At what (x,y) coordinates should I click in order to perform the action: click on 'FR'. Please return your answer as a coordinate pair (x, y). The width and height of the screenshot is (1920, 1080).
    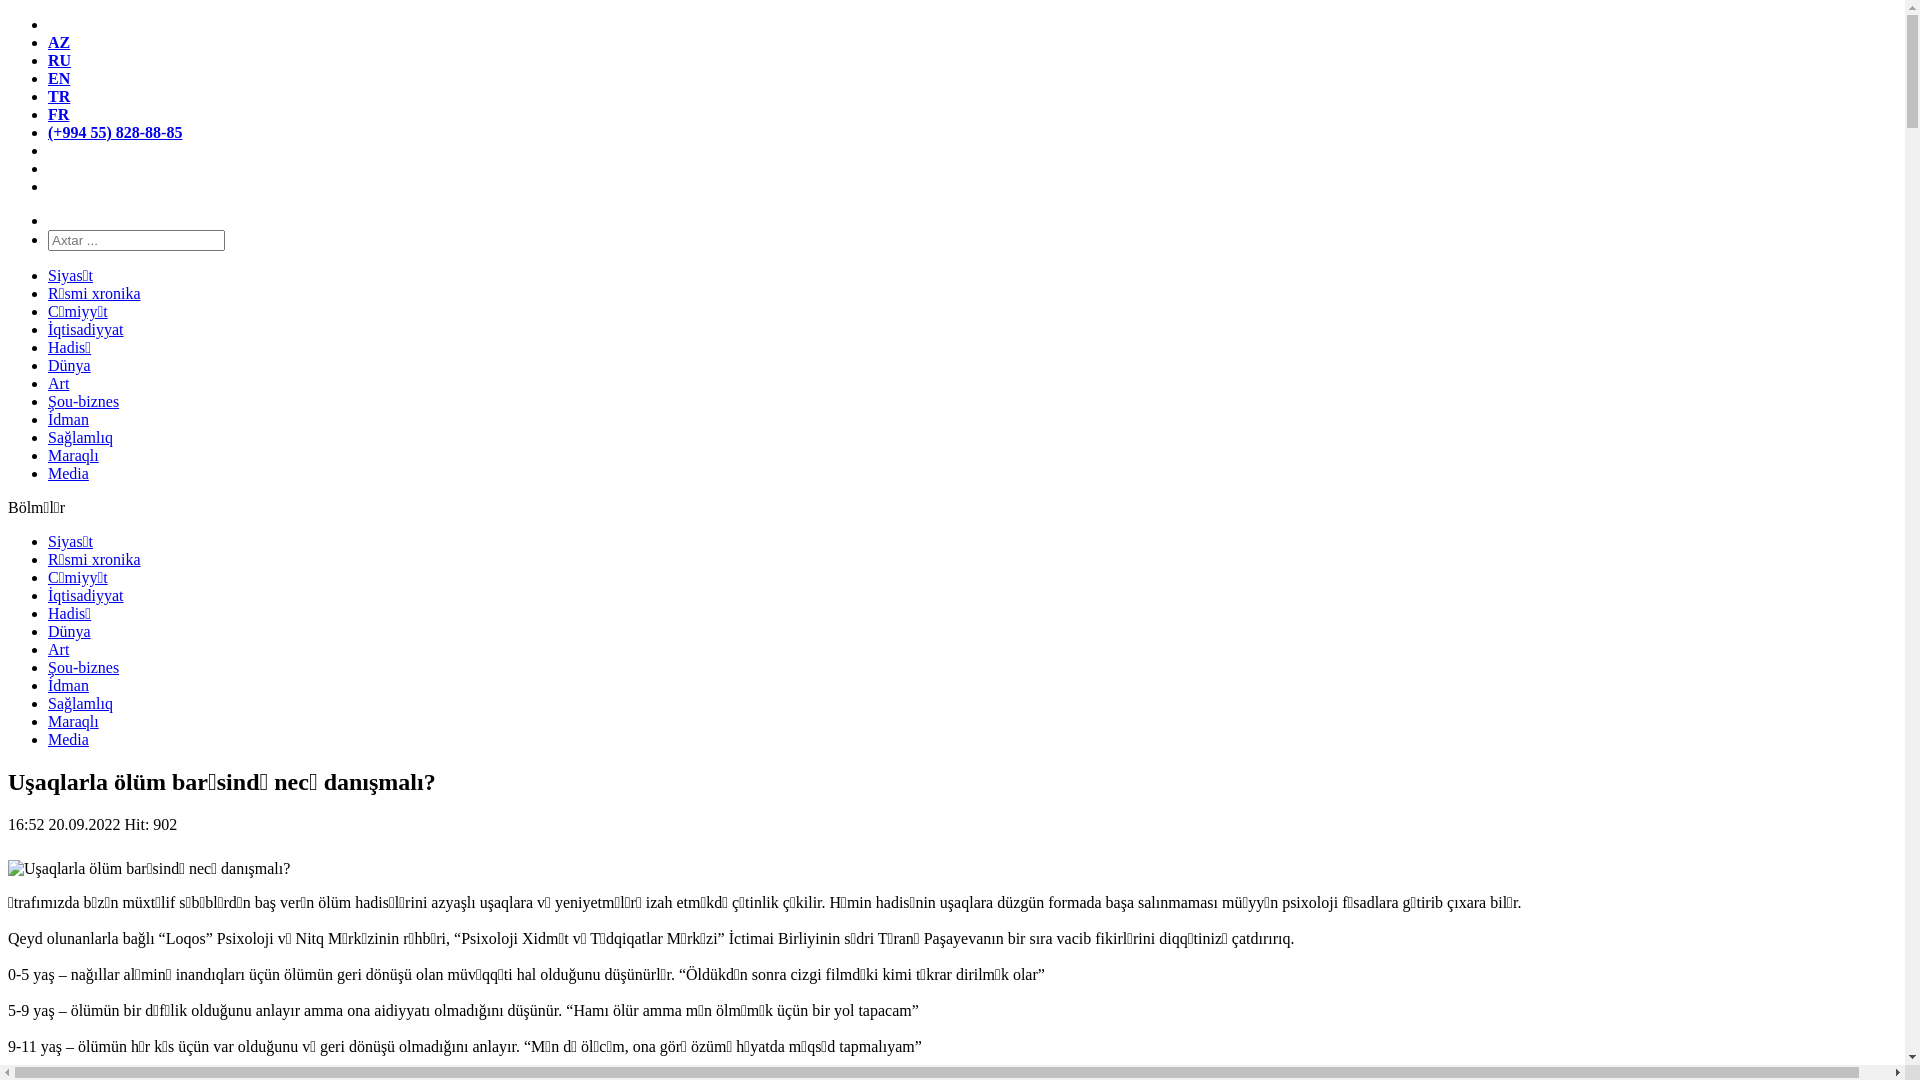
    Looking at the image, I should click on (58, 114).